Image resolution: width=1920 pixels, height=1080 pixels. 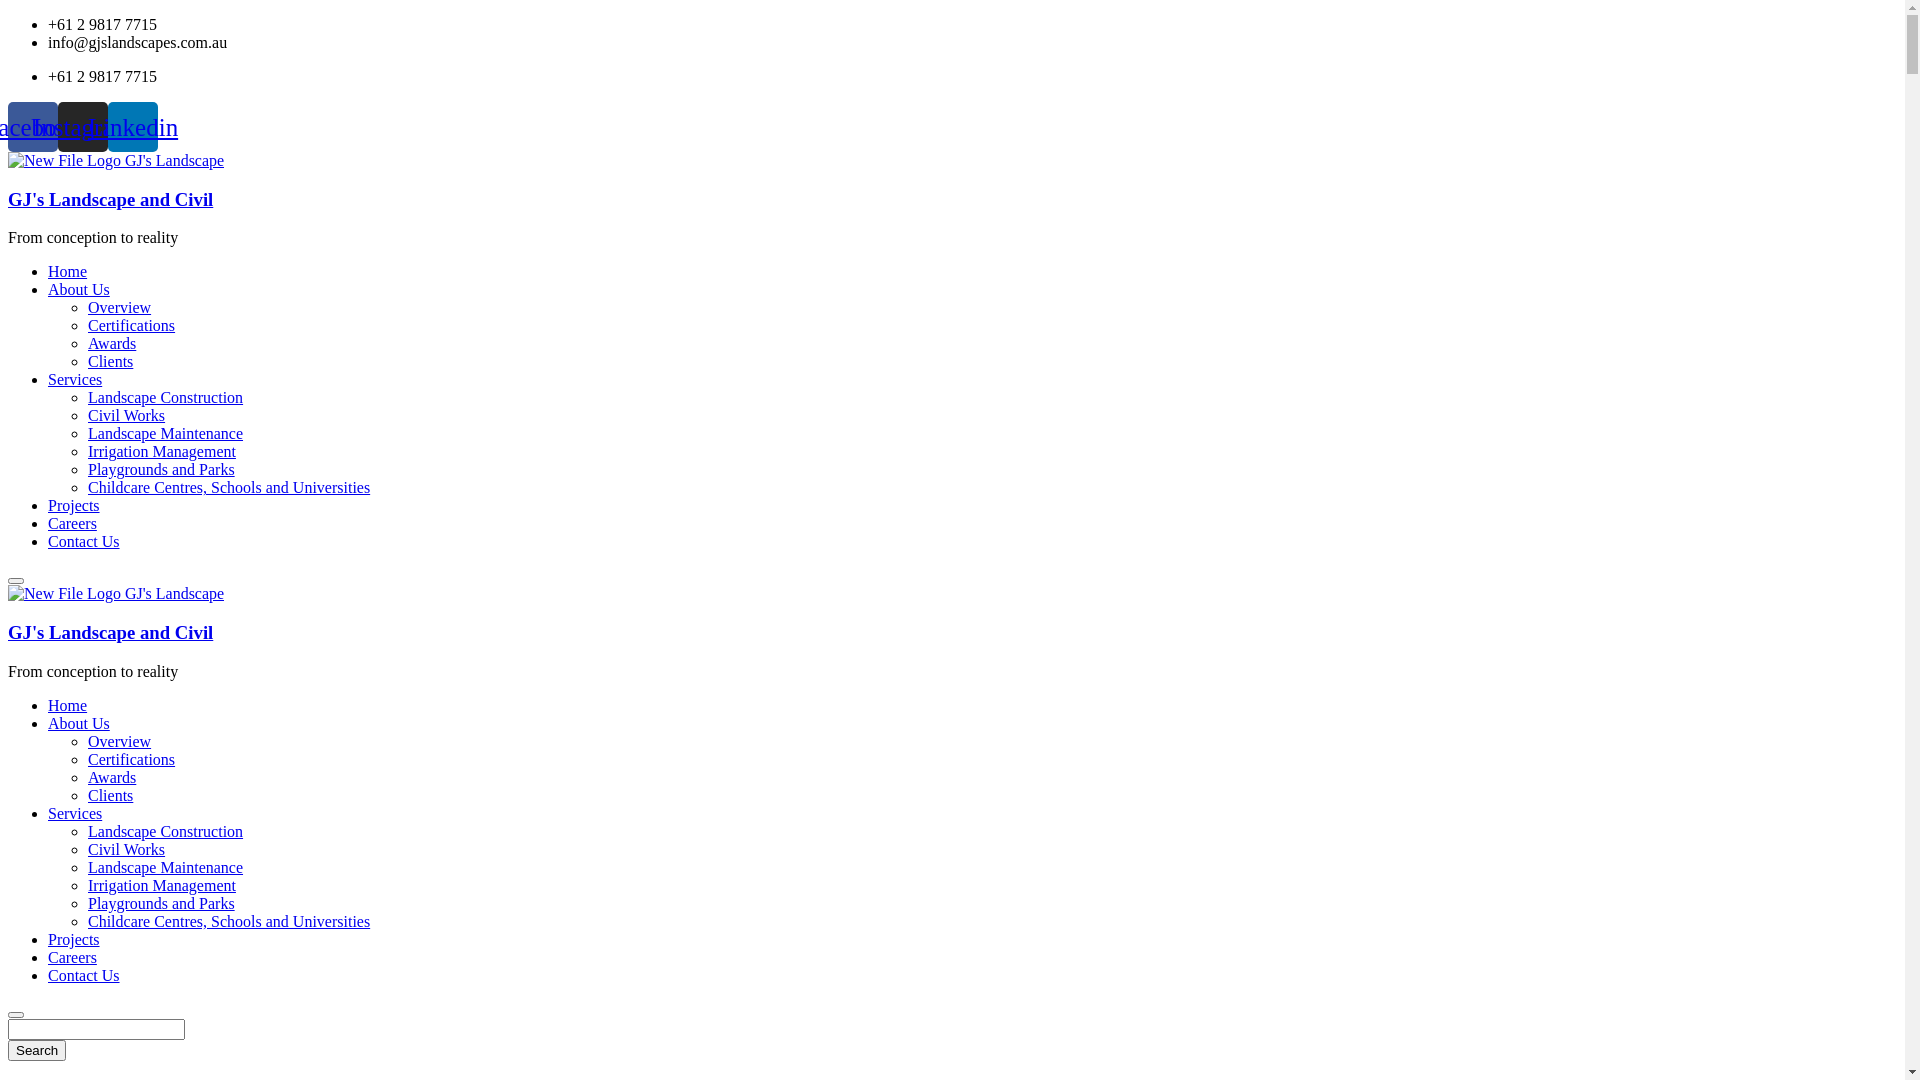 I want to click on 'Projects', so click(x=48, y=504).